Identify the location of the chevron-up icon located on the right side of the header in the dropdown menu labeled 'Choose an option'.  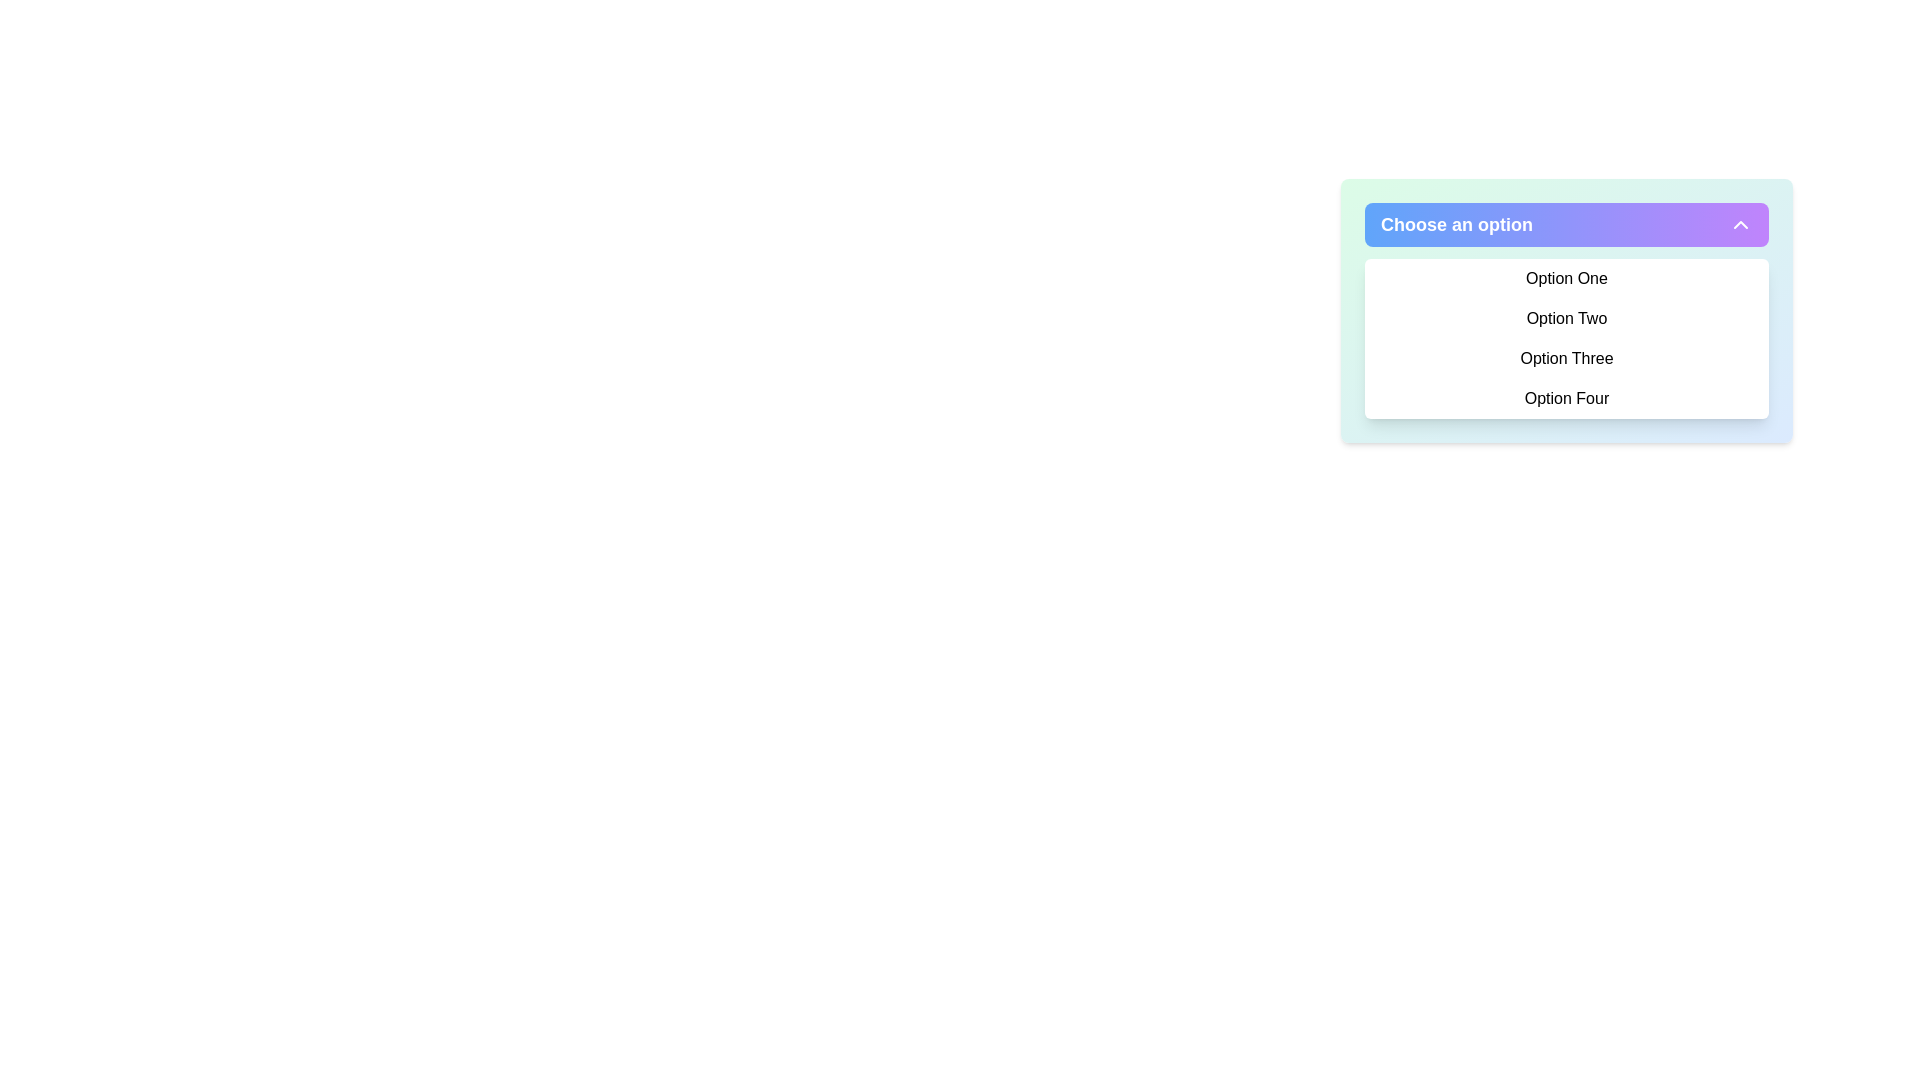
(1740, 224).